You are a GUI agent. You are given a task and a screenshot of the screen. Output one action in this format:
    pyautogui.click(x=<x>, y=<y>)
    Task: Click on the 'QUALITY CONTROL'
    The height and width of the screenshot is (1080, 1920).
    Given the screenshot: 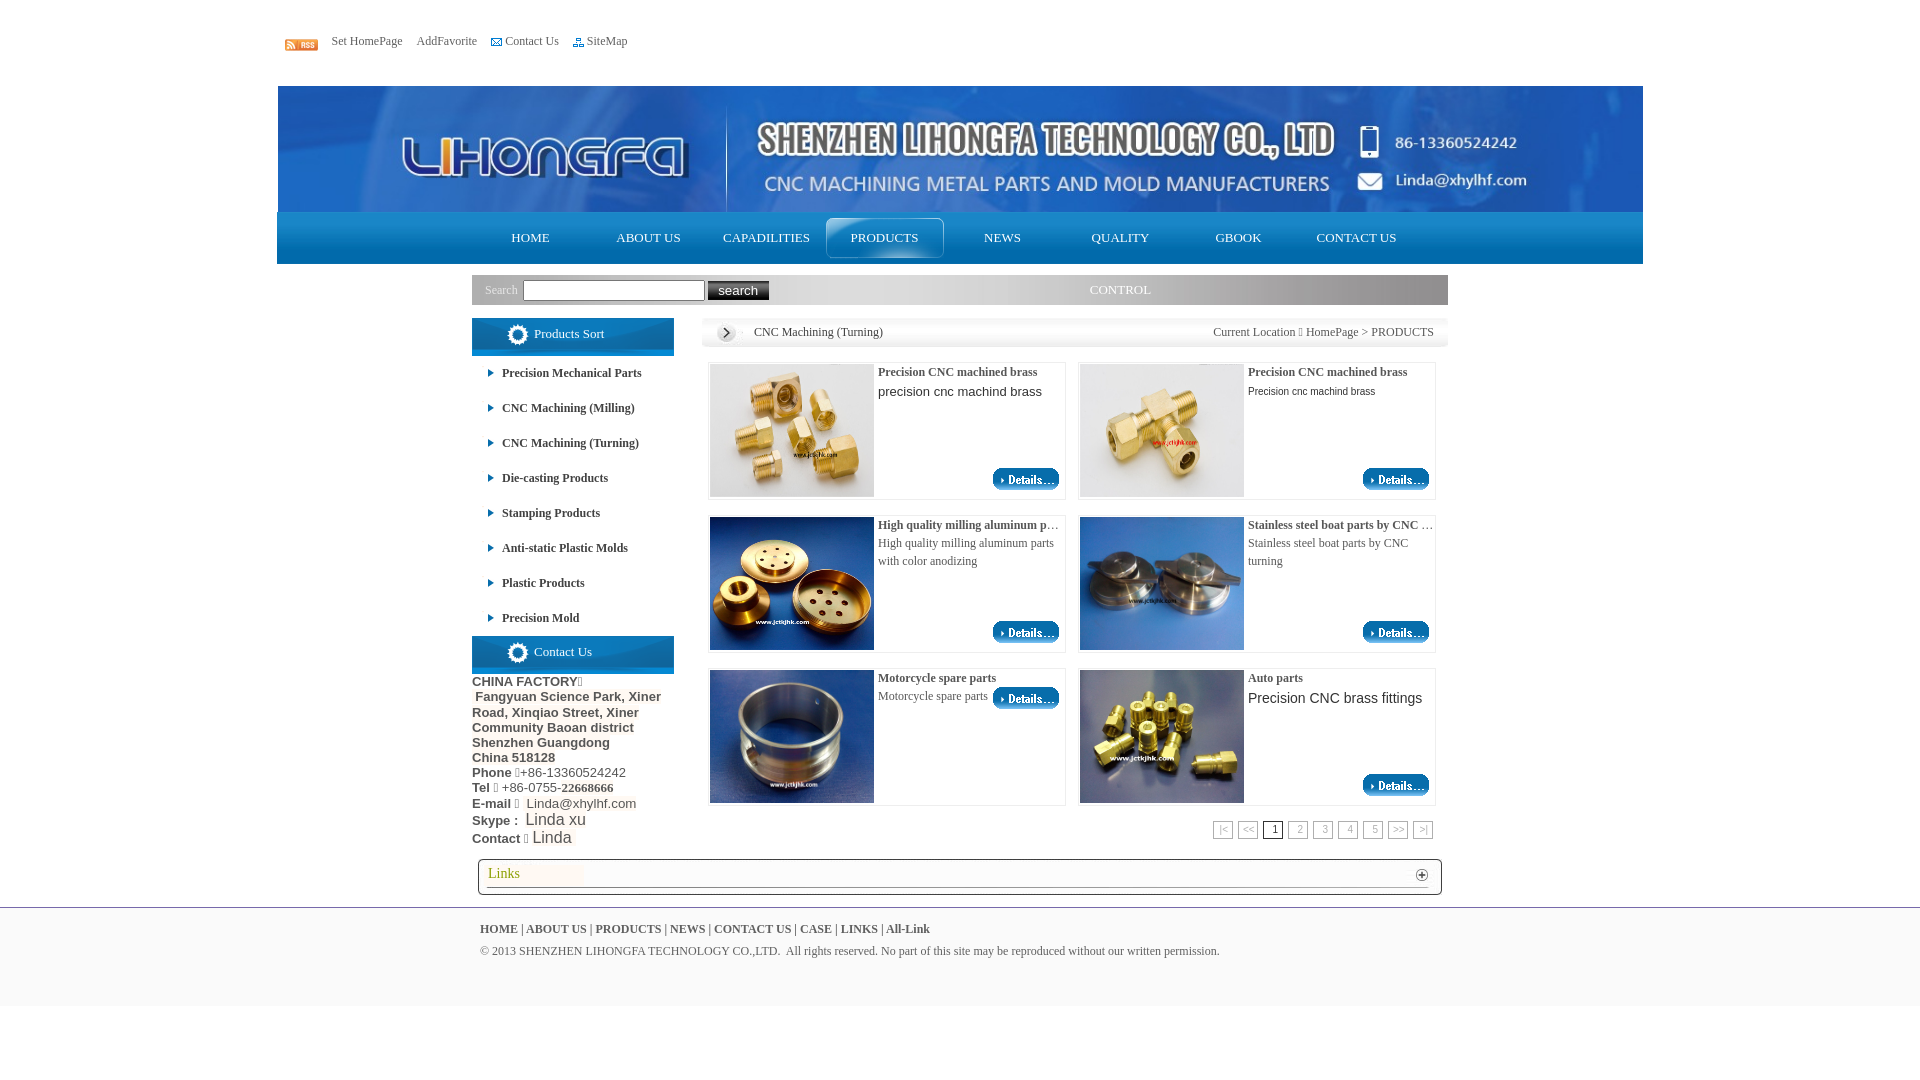 What is the action you would take?
    pyautogui.click(x=1121, y=237)
    